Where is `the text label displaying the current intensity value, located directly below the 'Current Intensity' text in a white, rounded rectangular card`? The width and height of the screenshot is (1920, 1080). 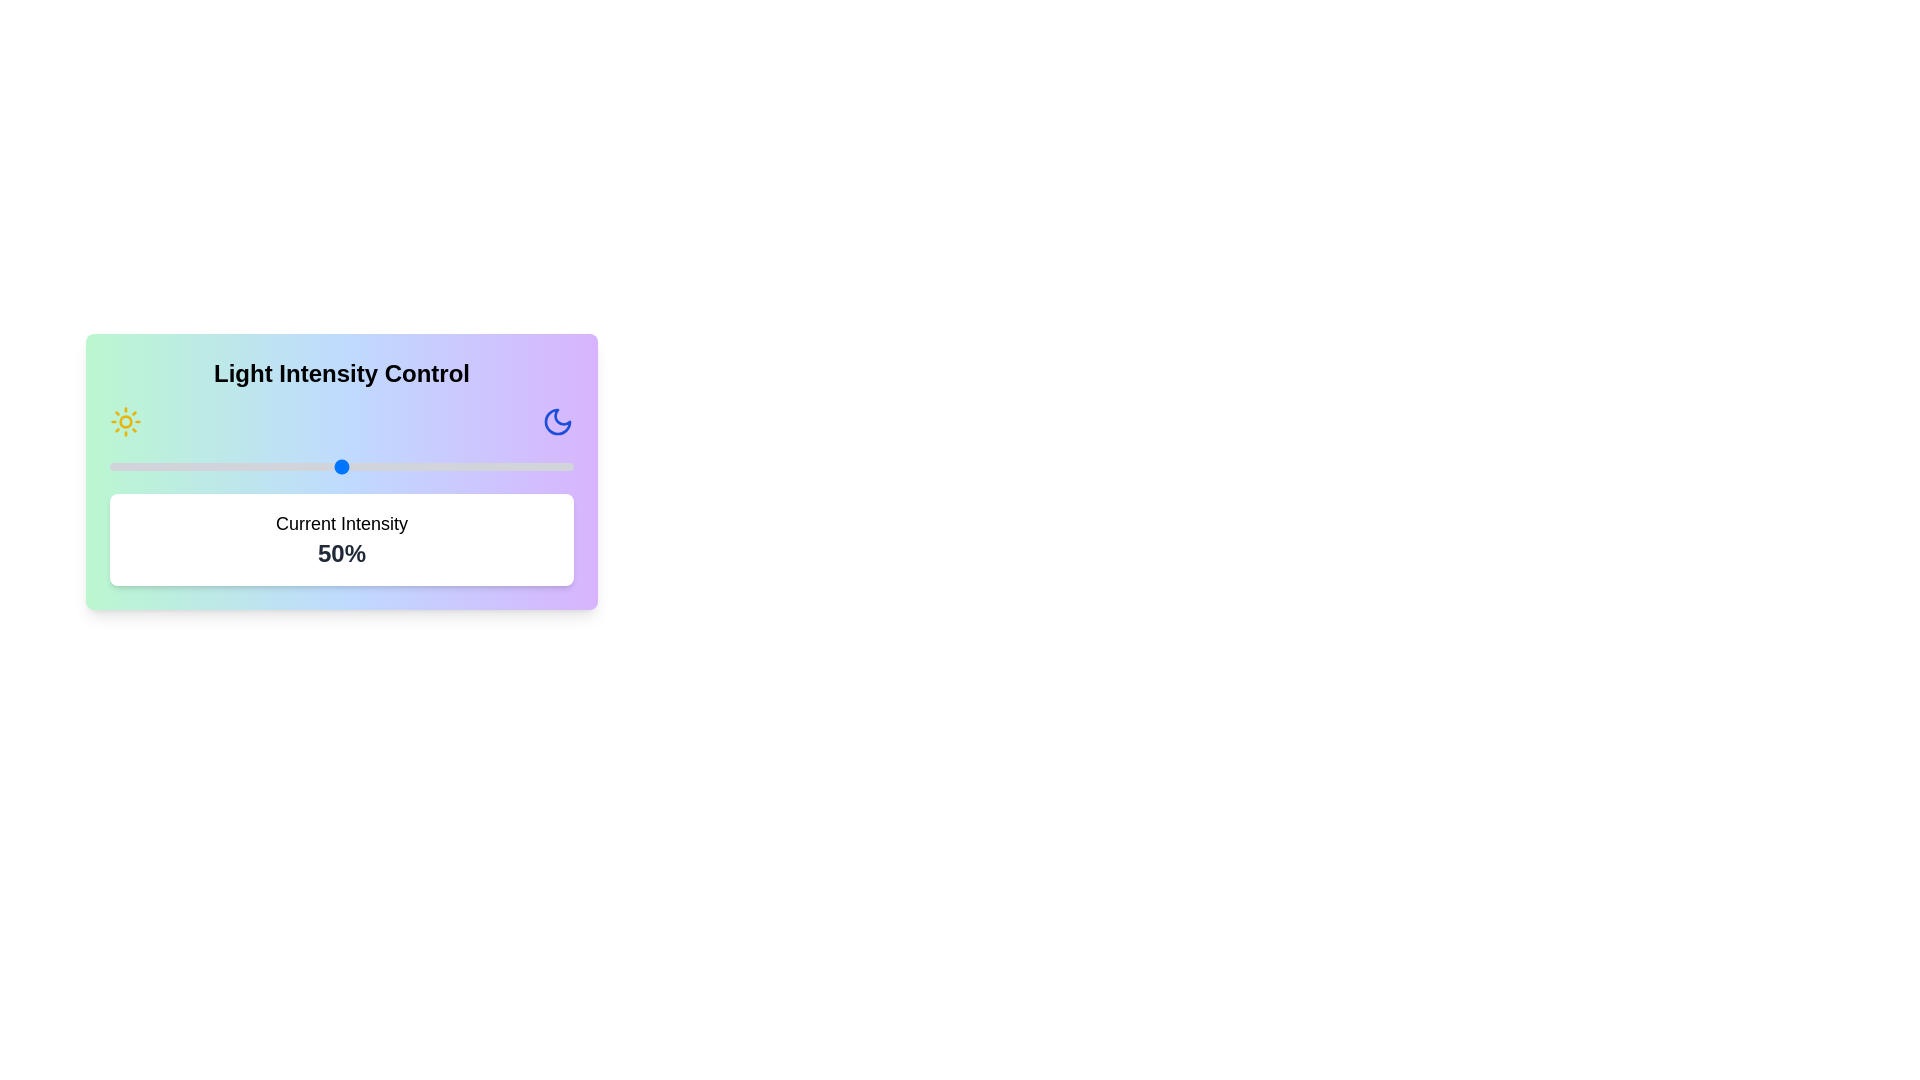 the text label displaying the current intensity value, located directly below the 'Current Intensity' text in a white, rounded rectangular card is located at coordinates (341, 554).